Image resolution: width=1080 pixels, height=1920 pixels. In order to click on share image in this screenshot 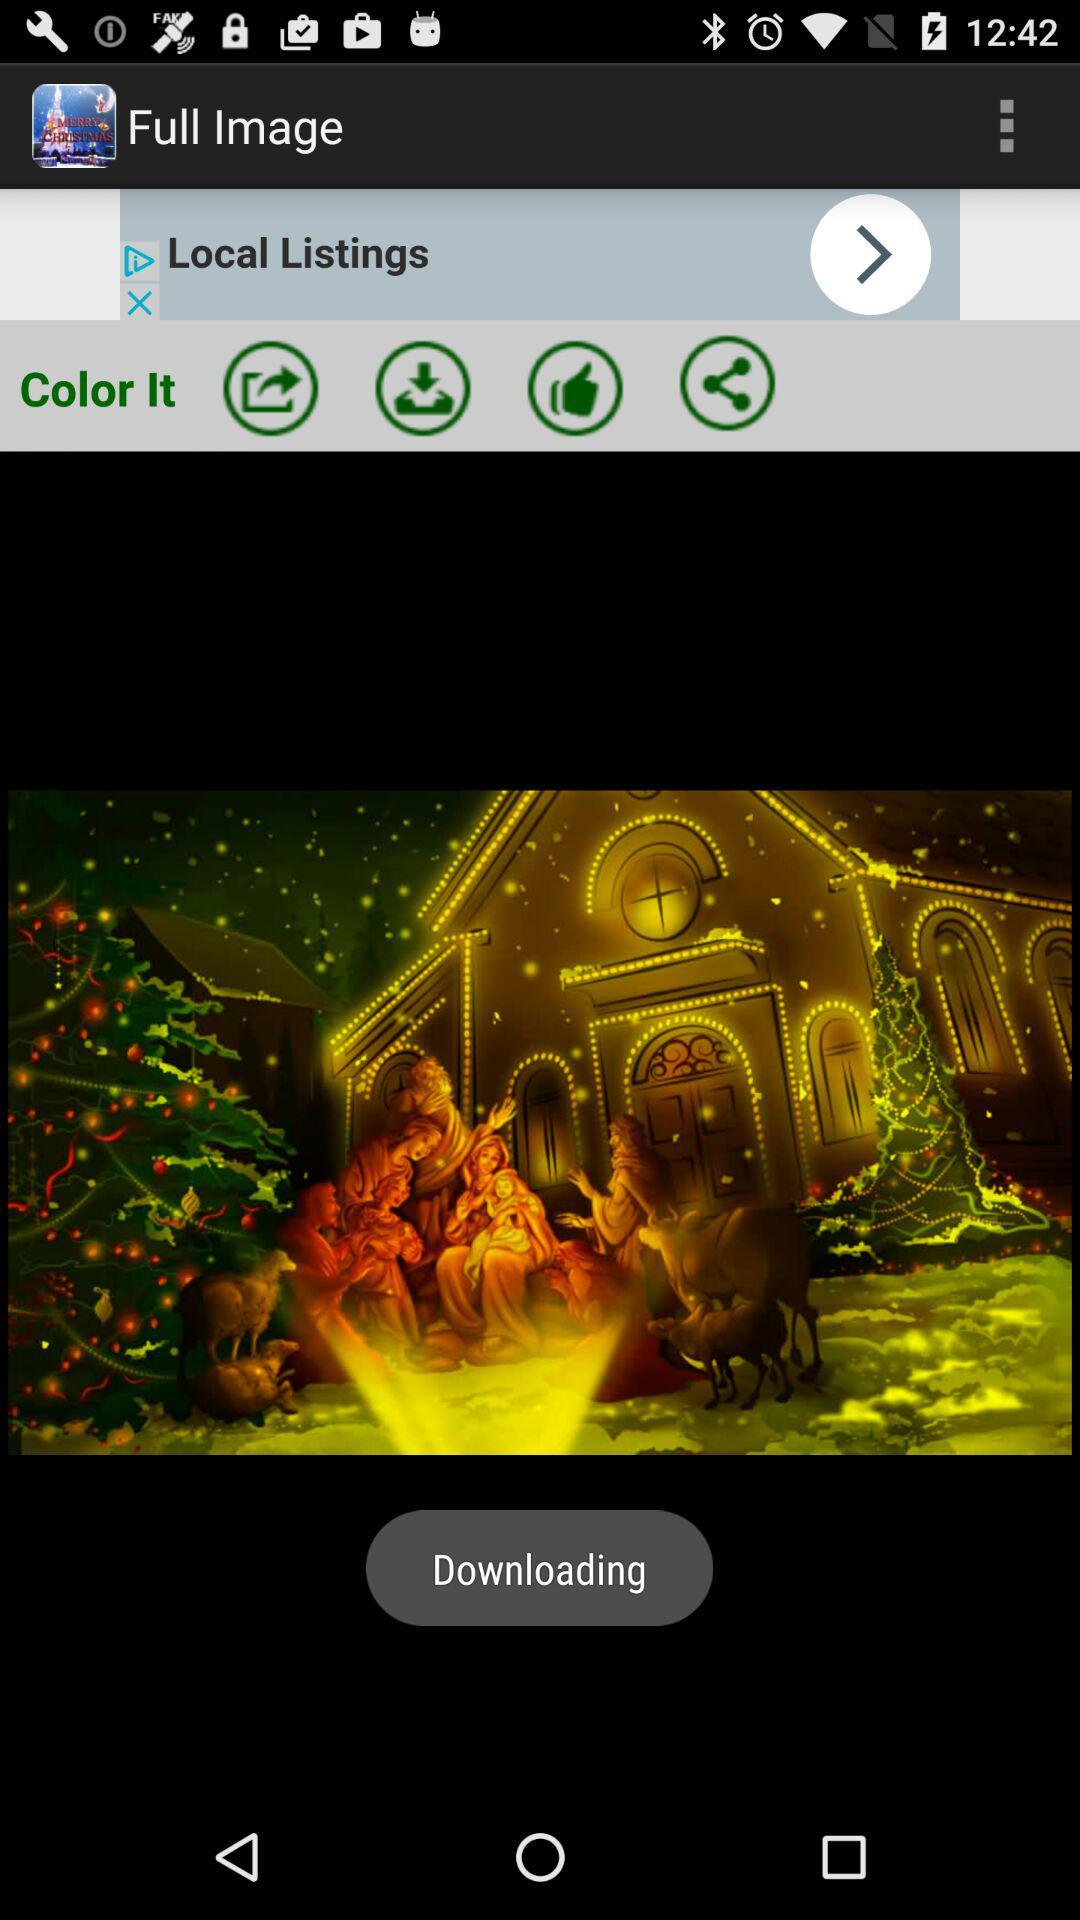, I will do `click(727, 383)`.